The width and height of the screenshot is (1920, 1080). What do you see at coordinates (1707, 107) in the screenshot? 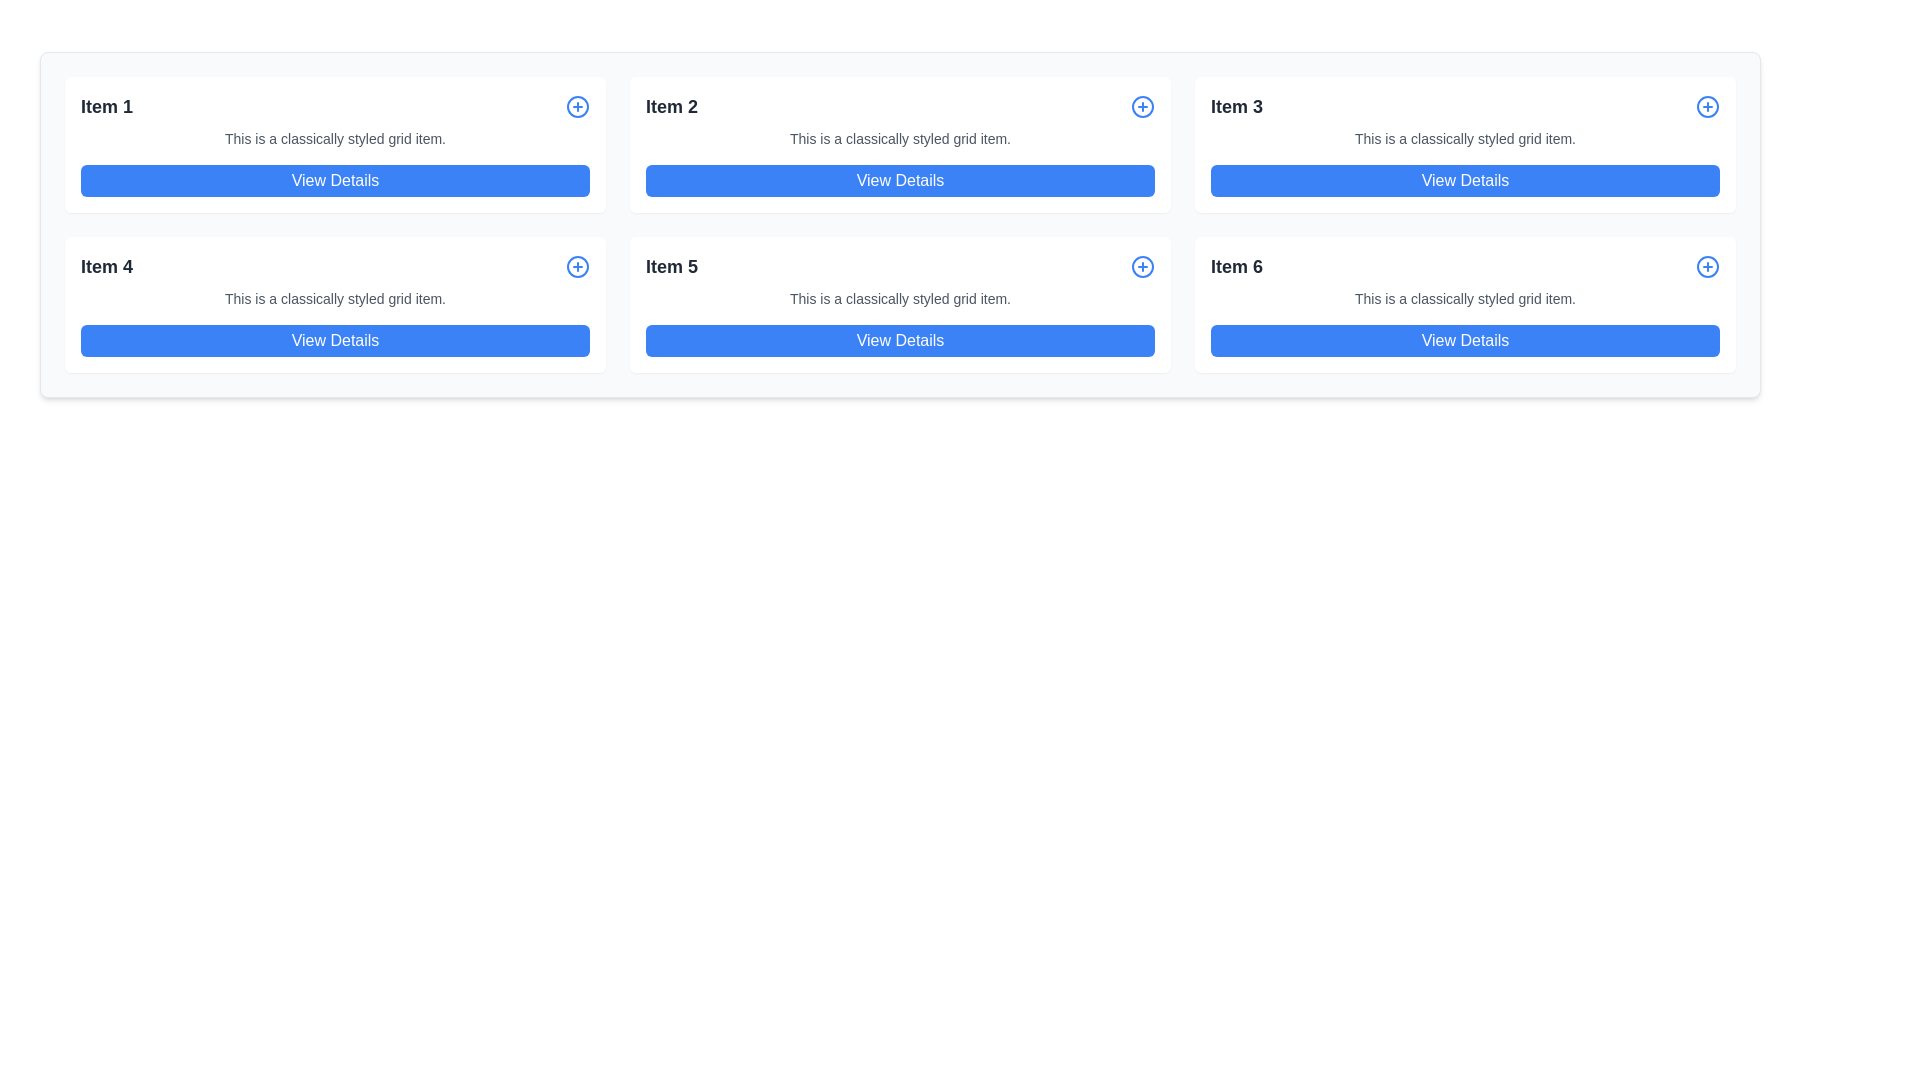
I see `the plus icon button located at the top-right corner of the card labeled 'Item 3'` at bounding box center [1707, 107].